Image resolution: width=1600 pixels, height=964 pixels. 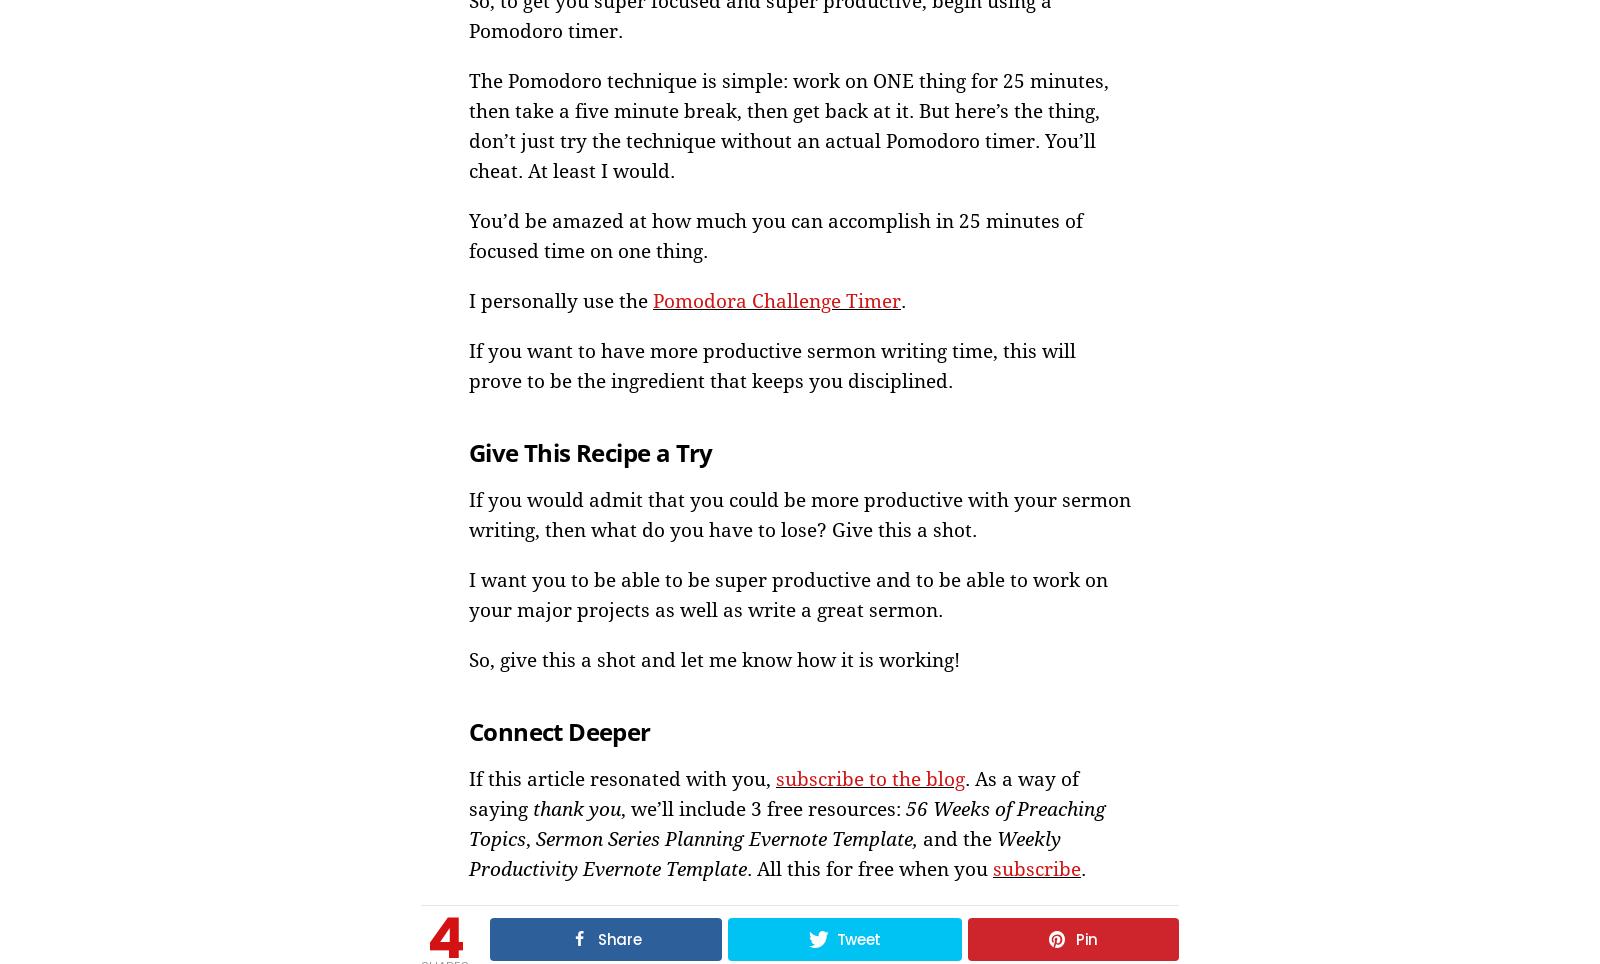 I want to click on 'I personally use the', so click(x=559, y=300).